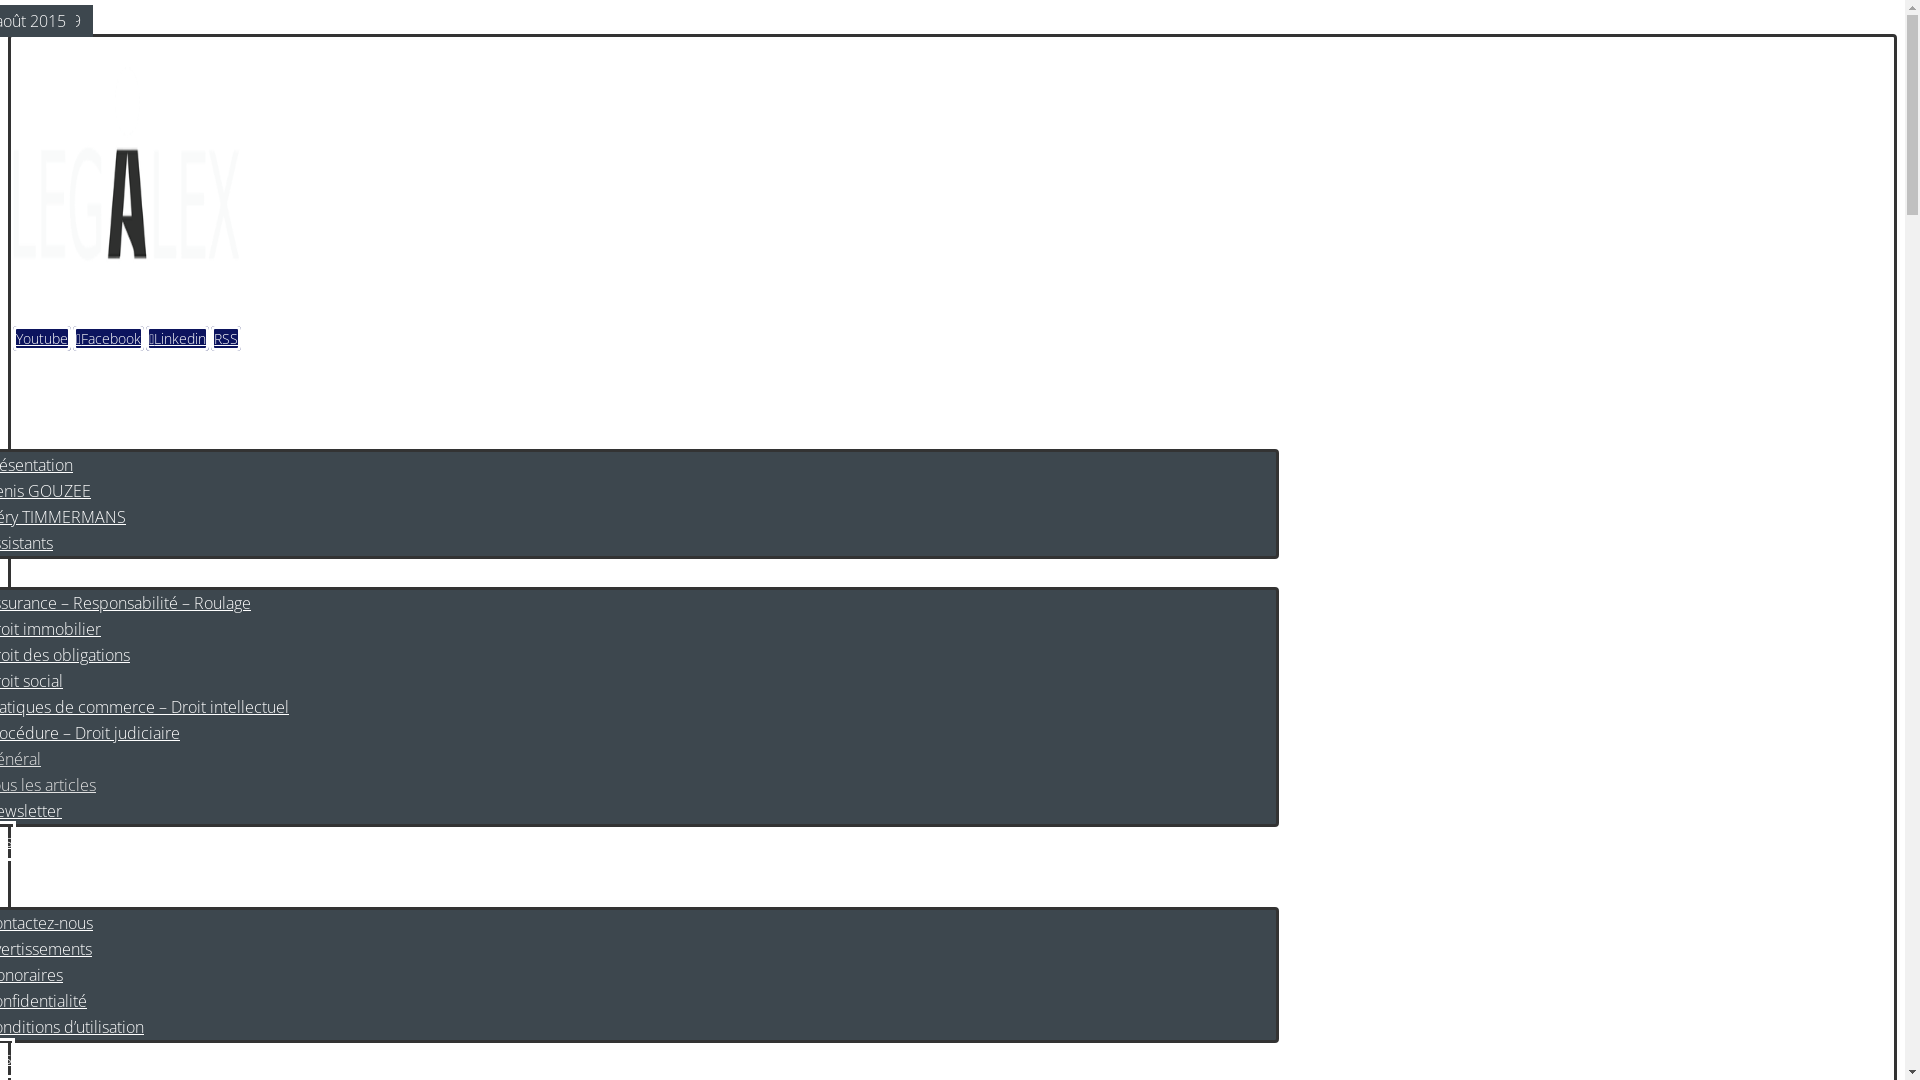 The width and height of the screenshot is (1920, 1080). I want to click on 'Youtube', so click(42, 337).